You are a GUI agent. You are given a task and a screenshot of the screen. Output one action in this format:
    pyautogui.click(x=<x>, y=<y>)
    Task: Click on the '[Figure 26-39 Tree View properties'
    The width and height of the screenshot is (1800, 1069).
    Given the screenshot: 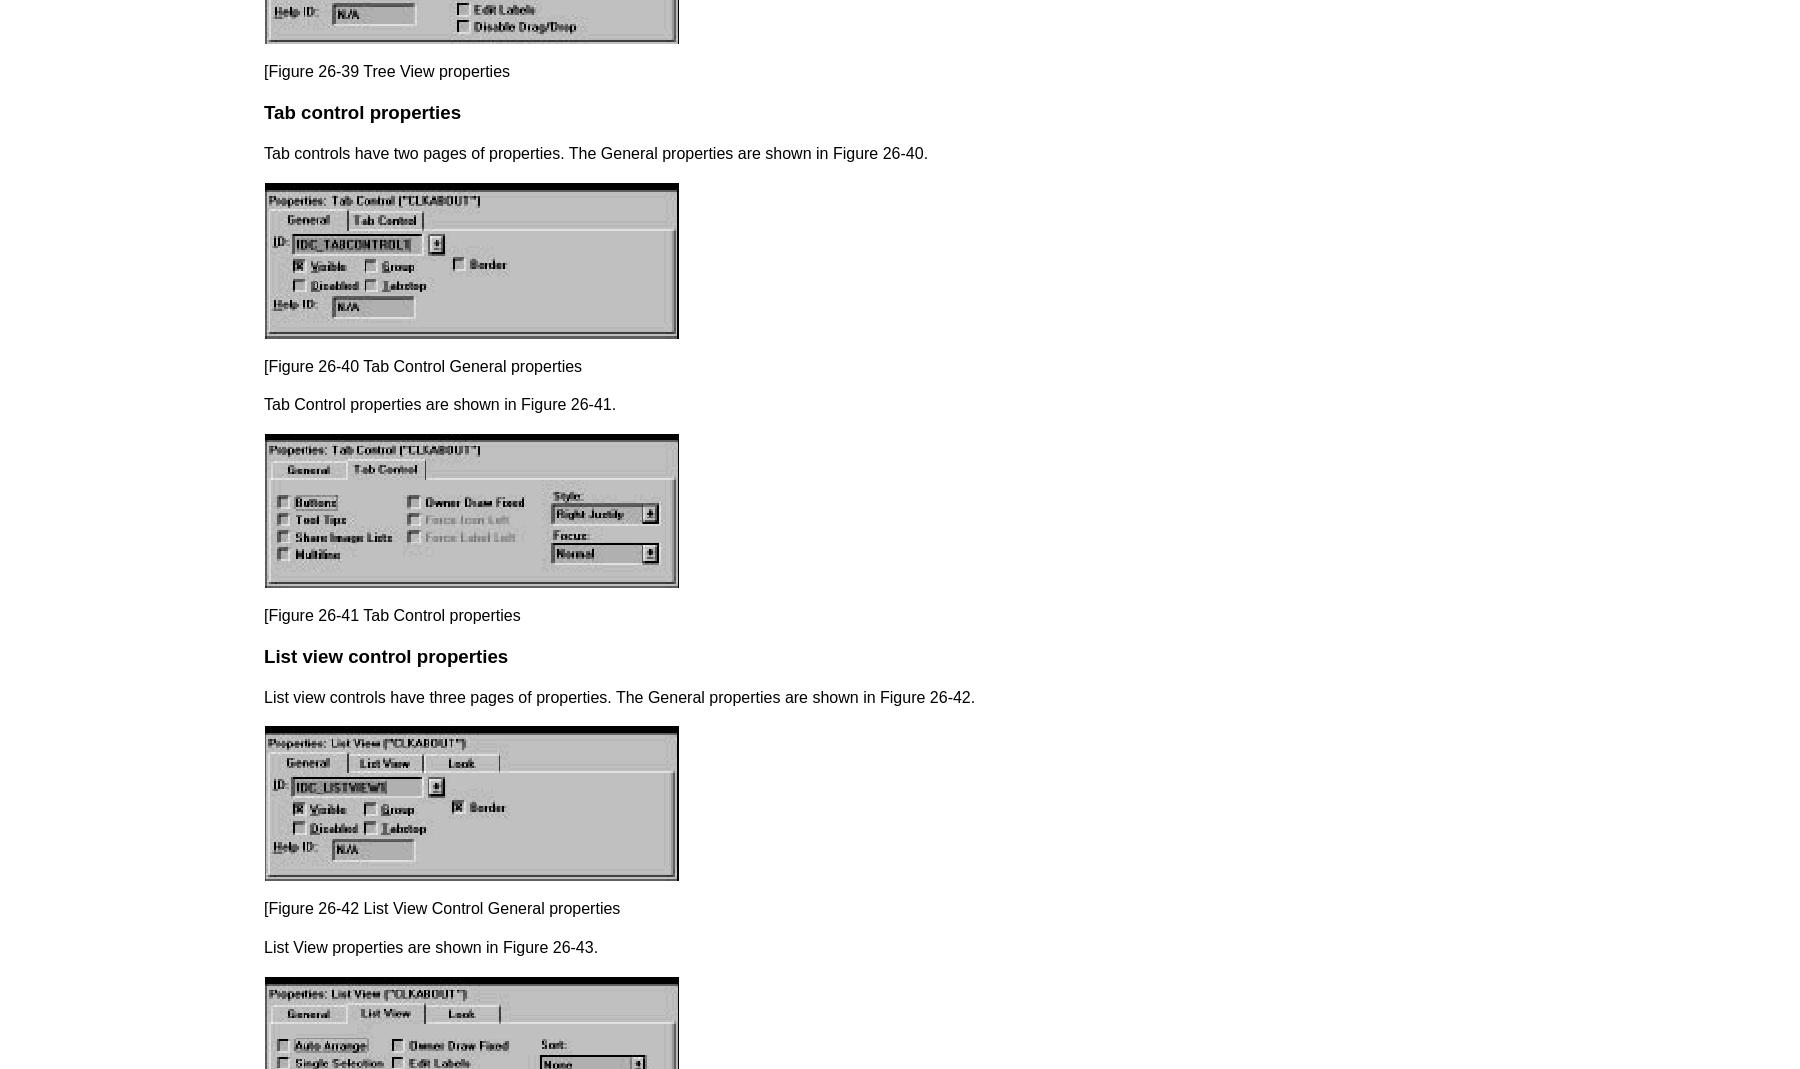 What is the action you would take?
    pyautogui.click(x=387, y=70)
    